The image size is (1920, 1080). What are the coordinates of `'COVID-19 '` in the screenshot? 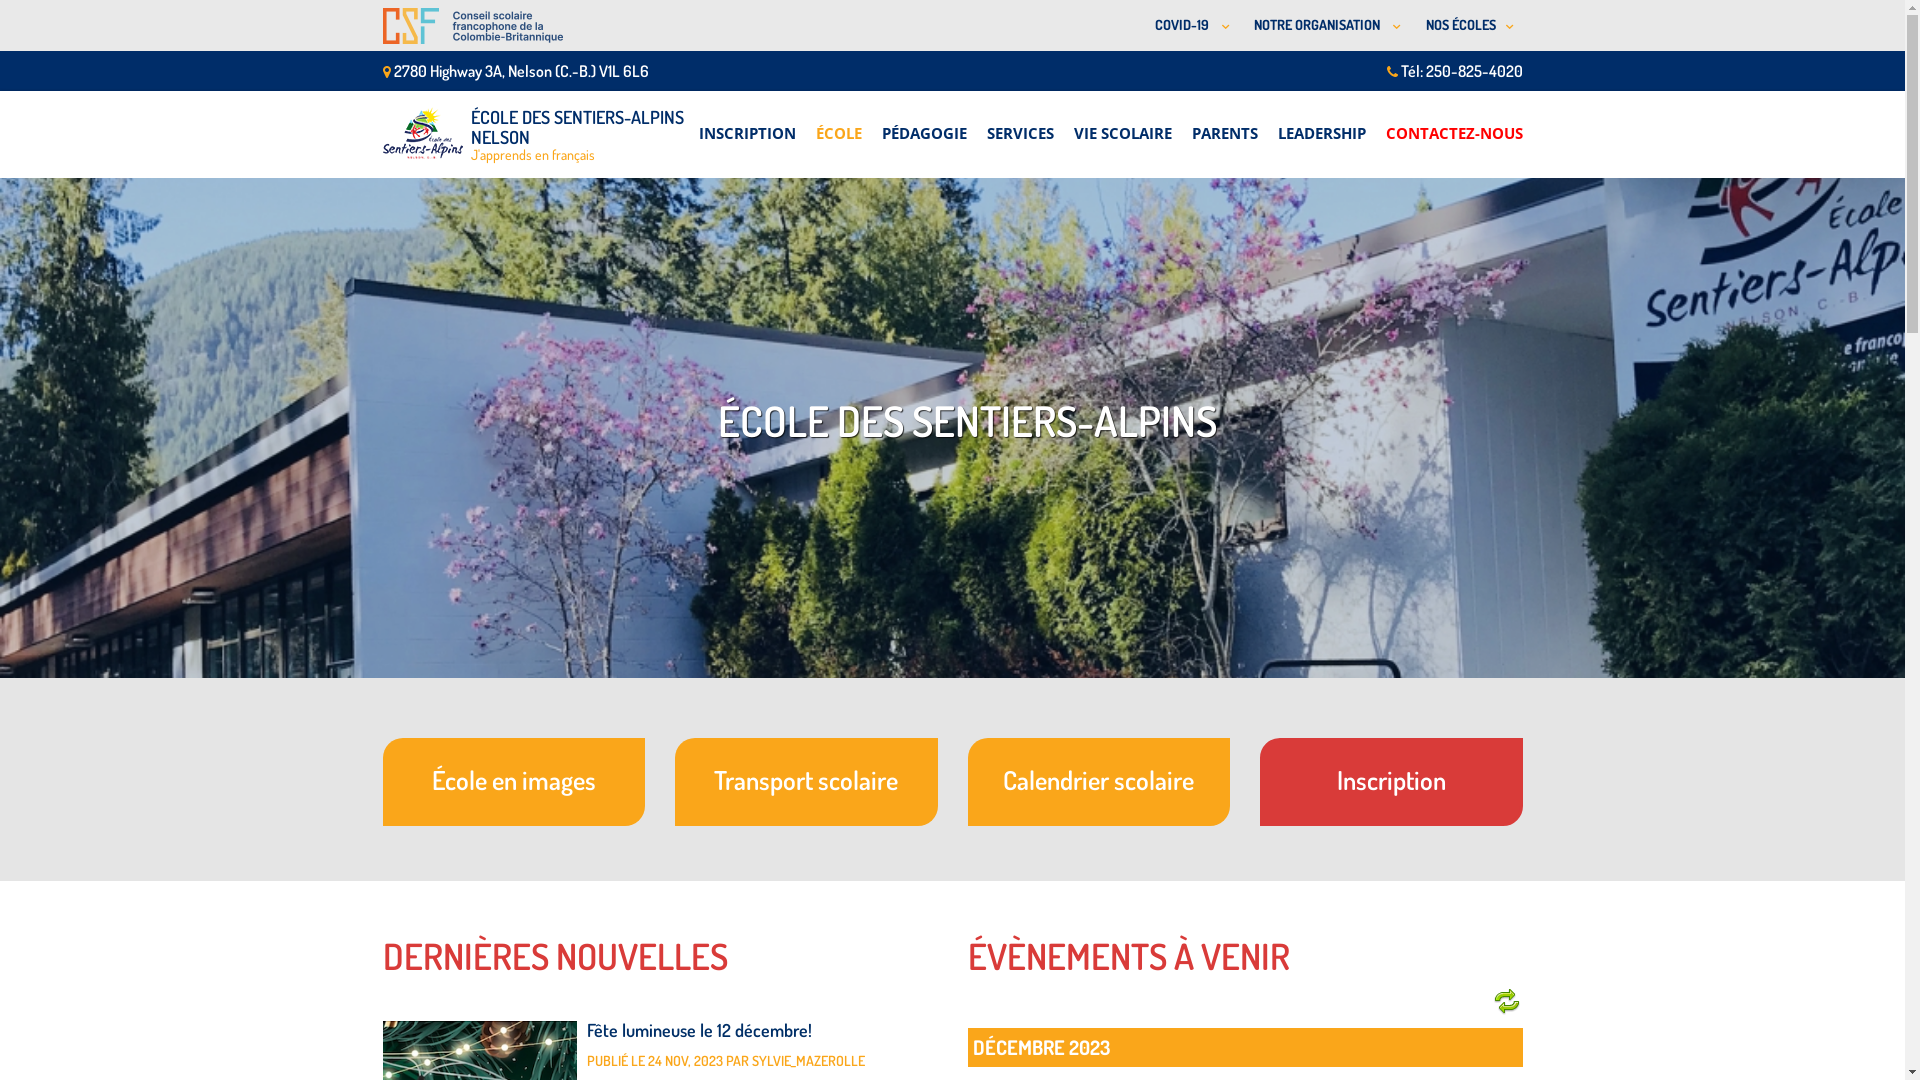 It's located at (1188, 25).